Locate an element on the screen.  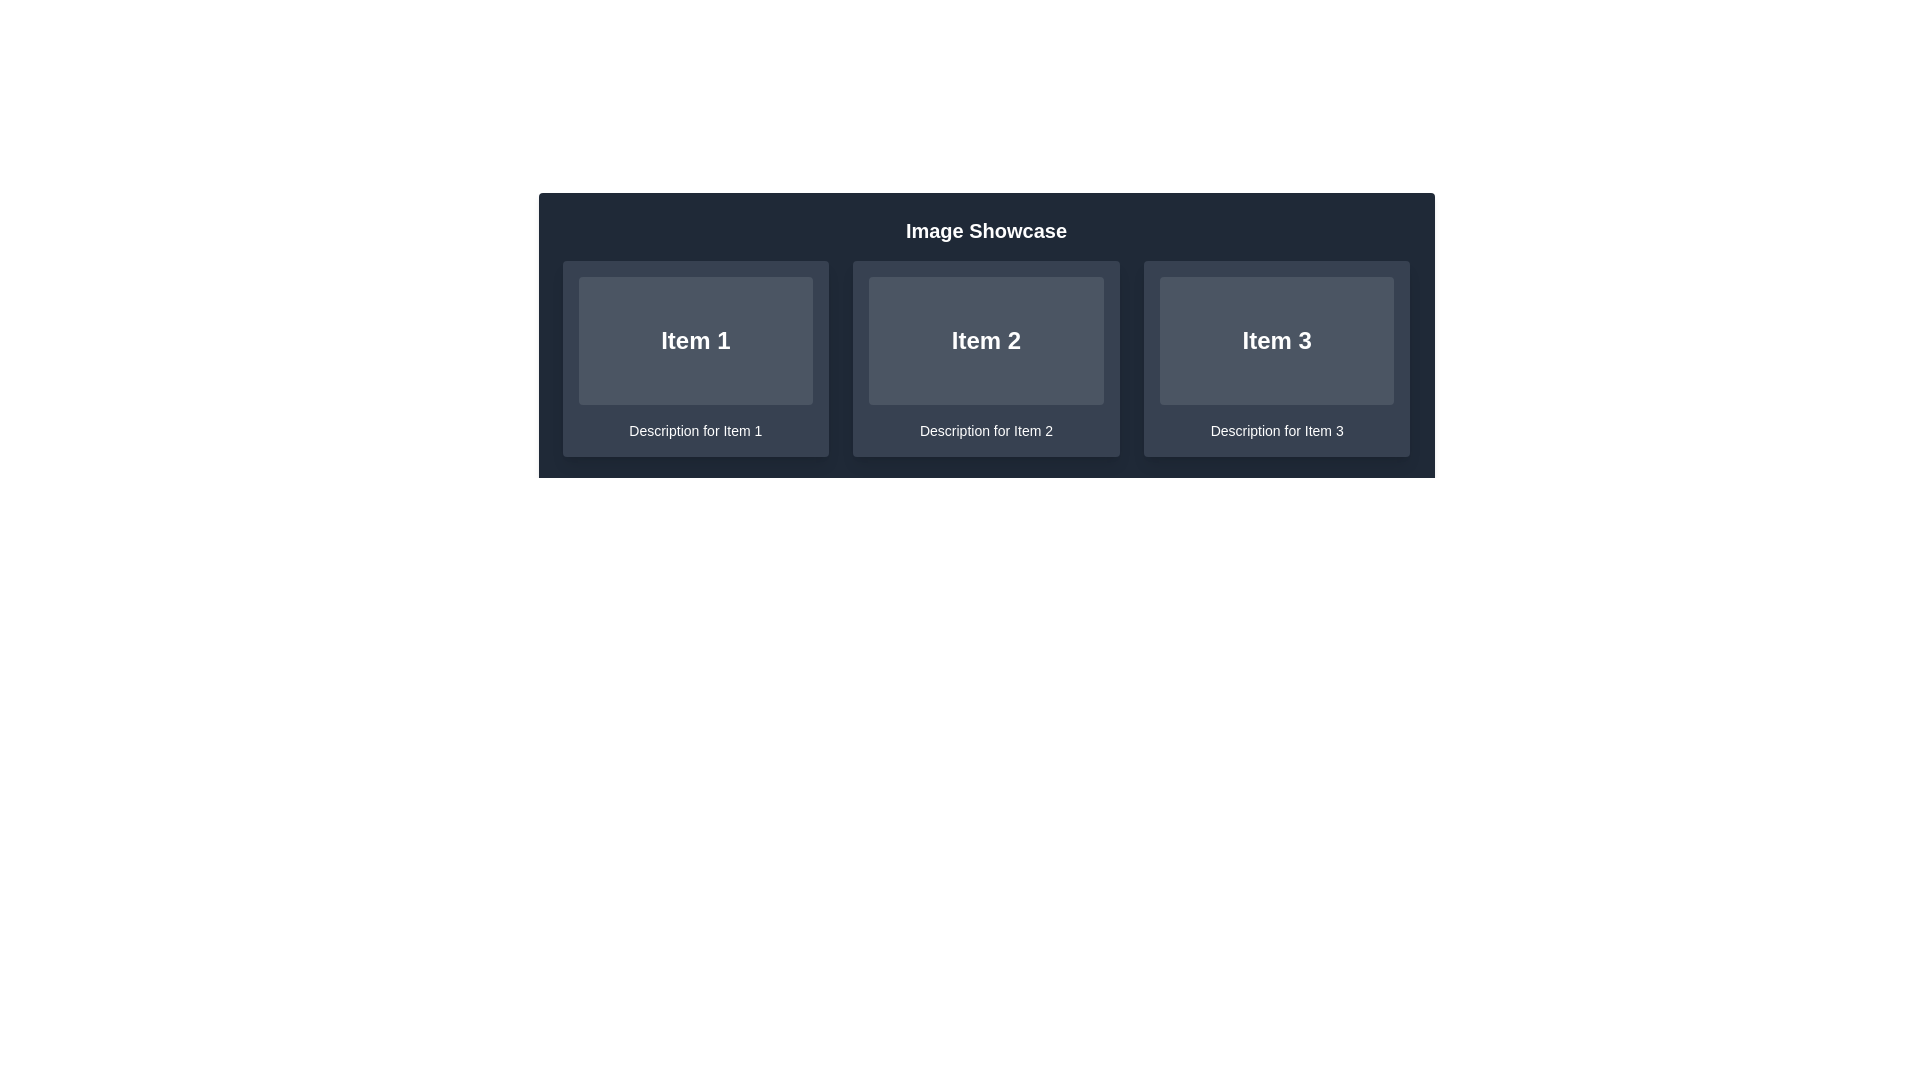
the text label displaying 'Item 1' in bold white font against a dark gray background, which is centrally placed within the first item box is located at coordinates (695, 339).